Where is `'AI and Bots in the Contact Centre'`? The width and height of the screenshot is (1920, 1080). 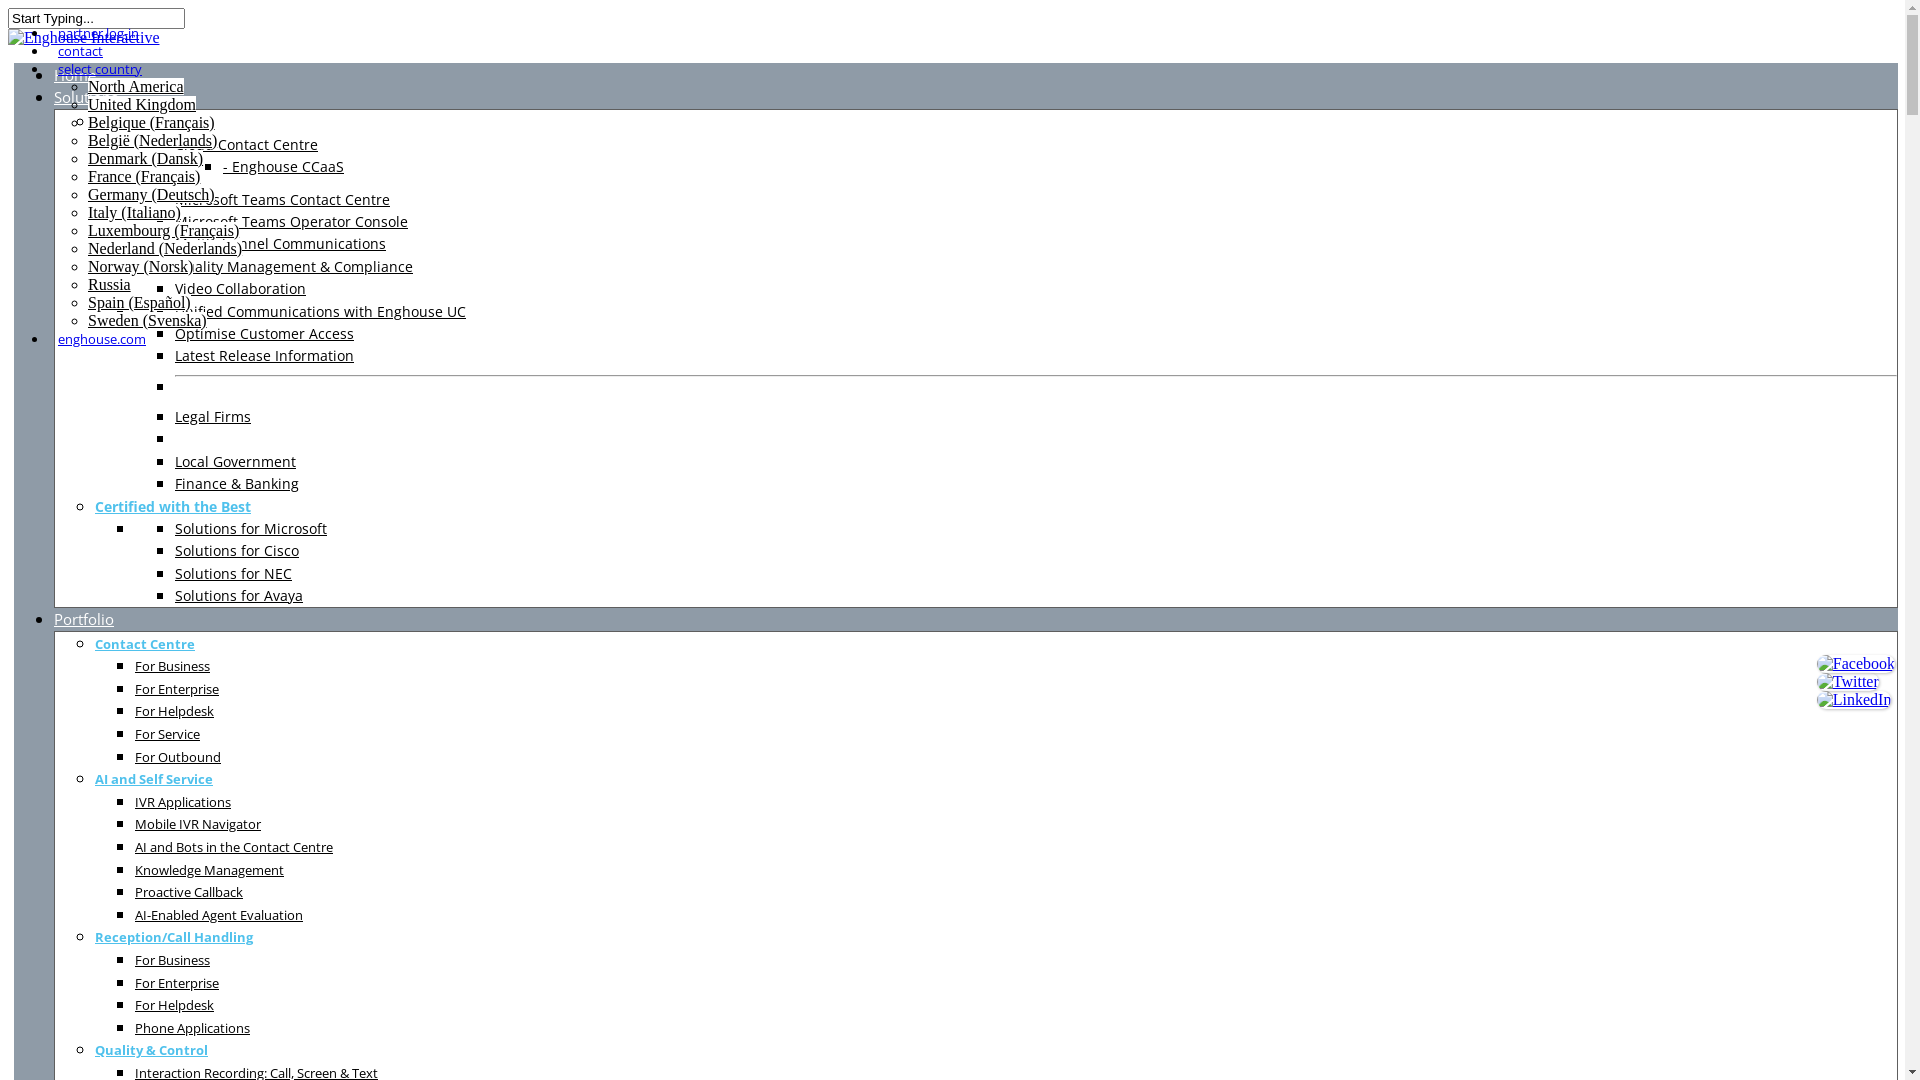 'AI and Bots in the Contact Centre' is located at coordinates (234, 846).